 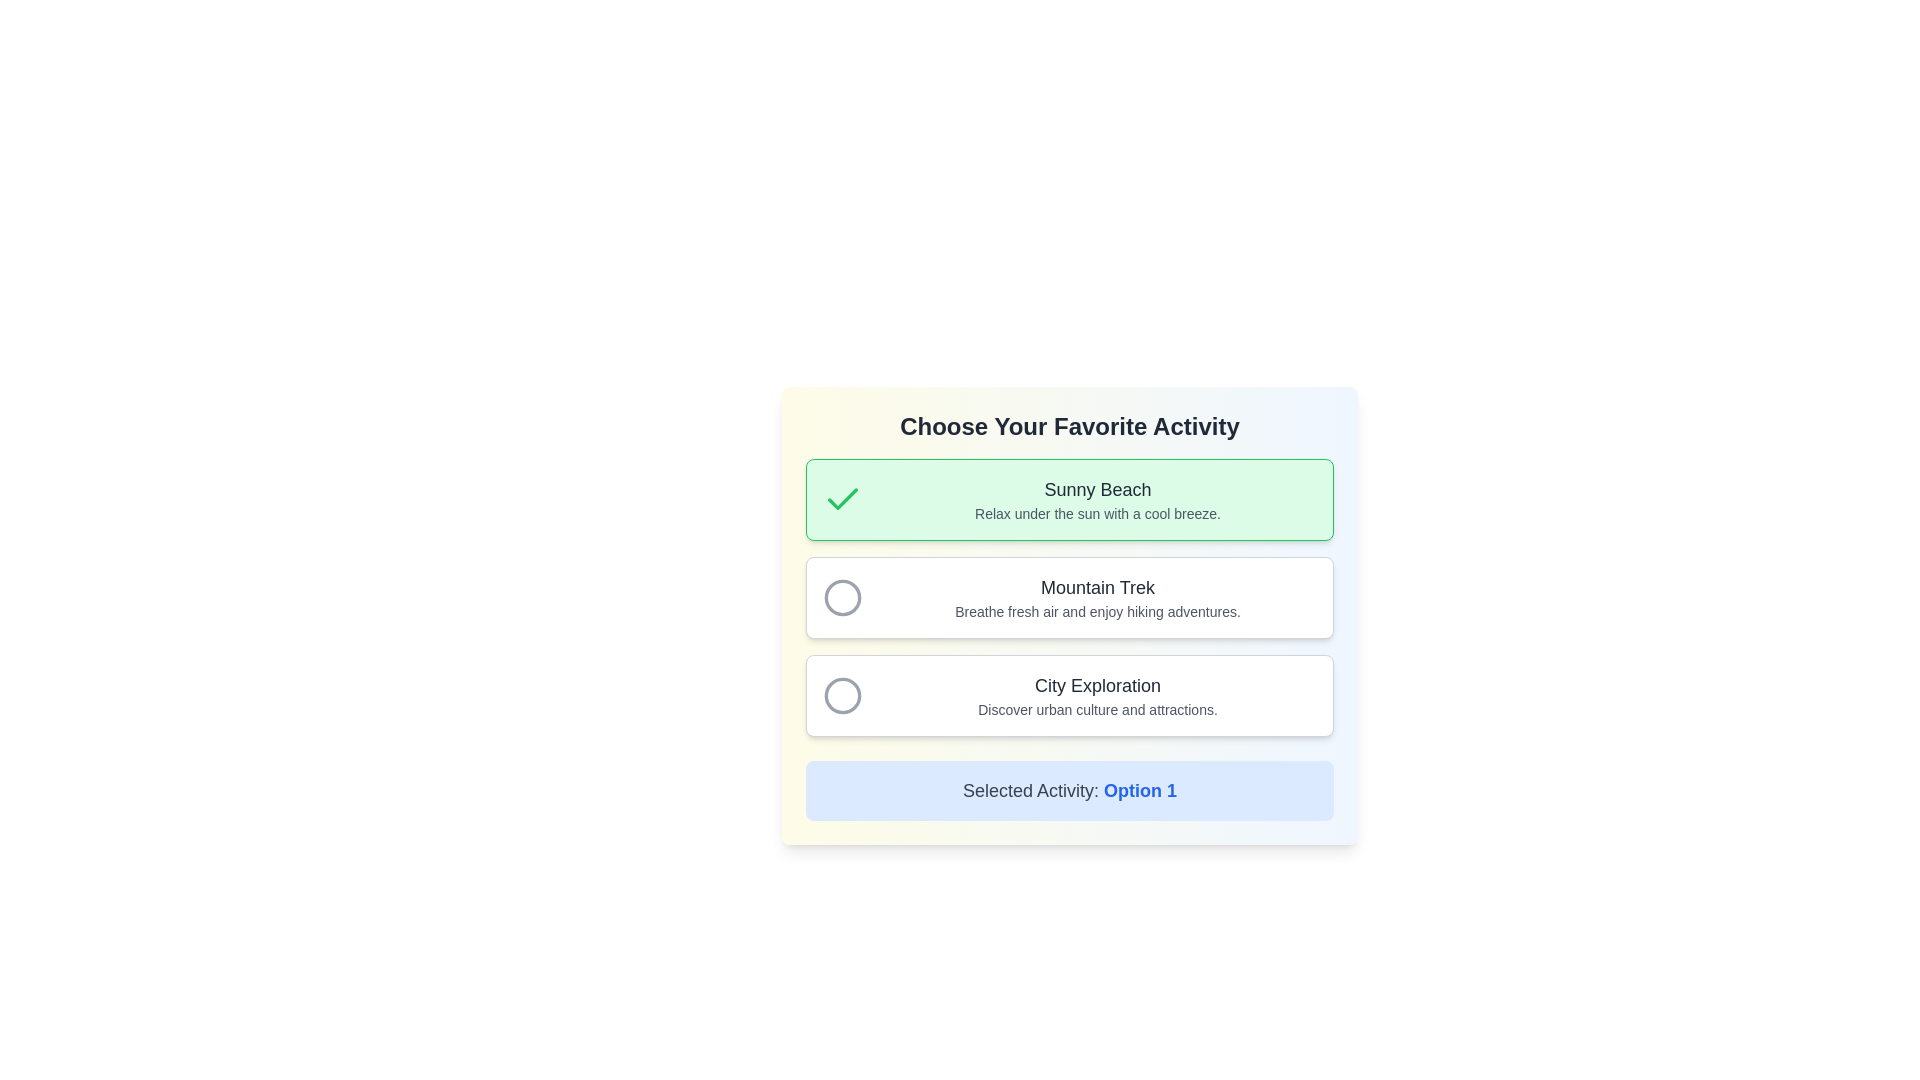 What do you see at coordinates (843, 596) in the screenshot?
I see `the selectable icon, which is a circle with a light-gray border located in the second selection option titled 'Mountain Trek'` at bounding box center [843, 596].